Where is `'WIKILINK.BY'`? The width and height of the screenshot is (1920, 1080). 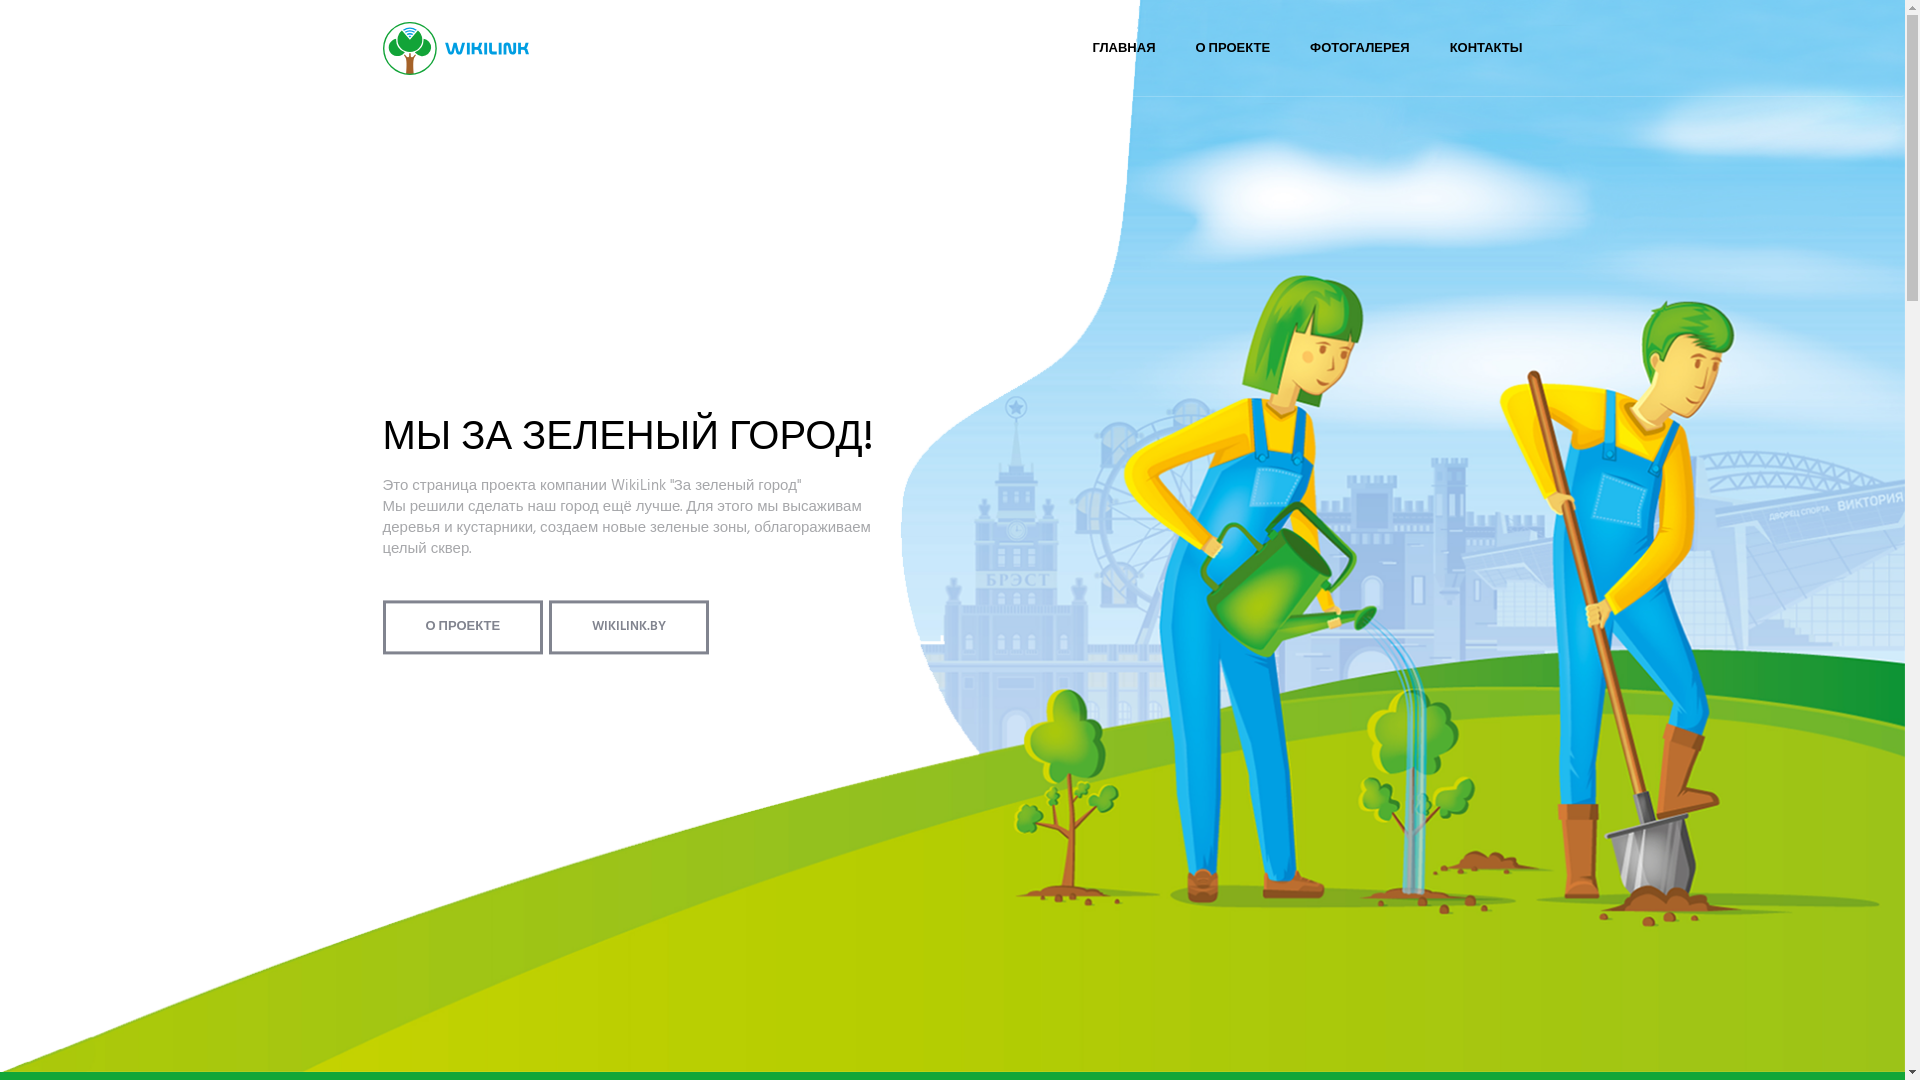 'WIKILINK.BY' is located at coordinates (627, 626).